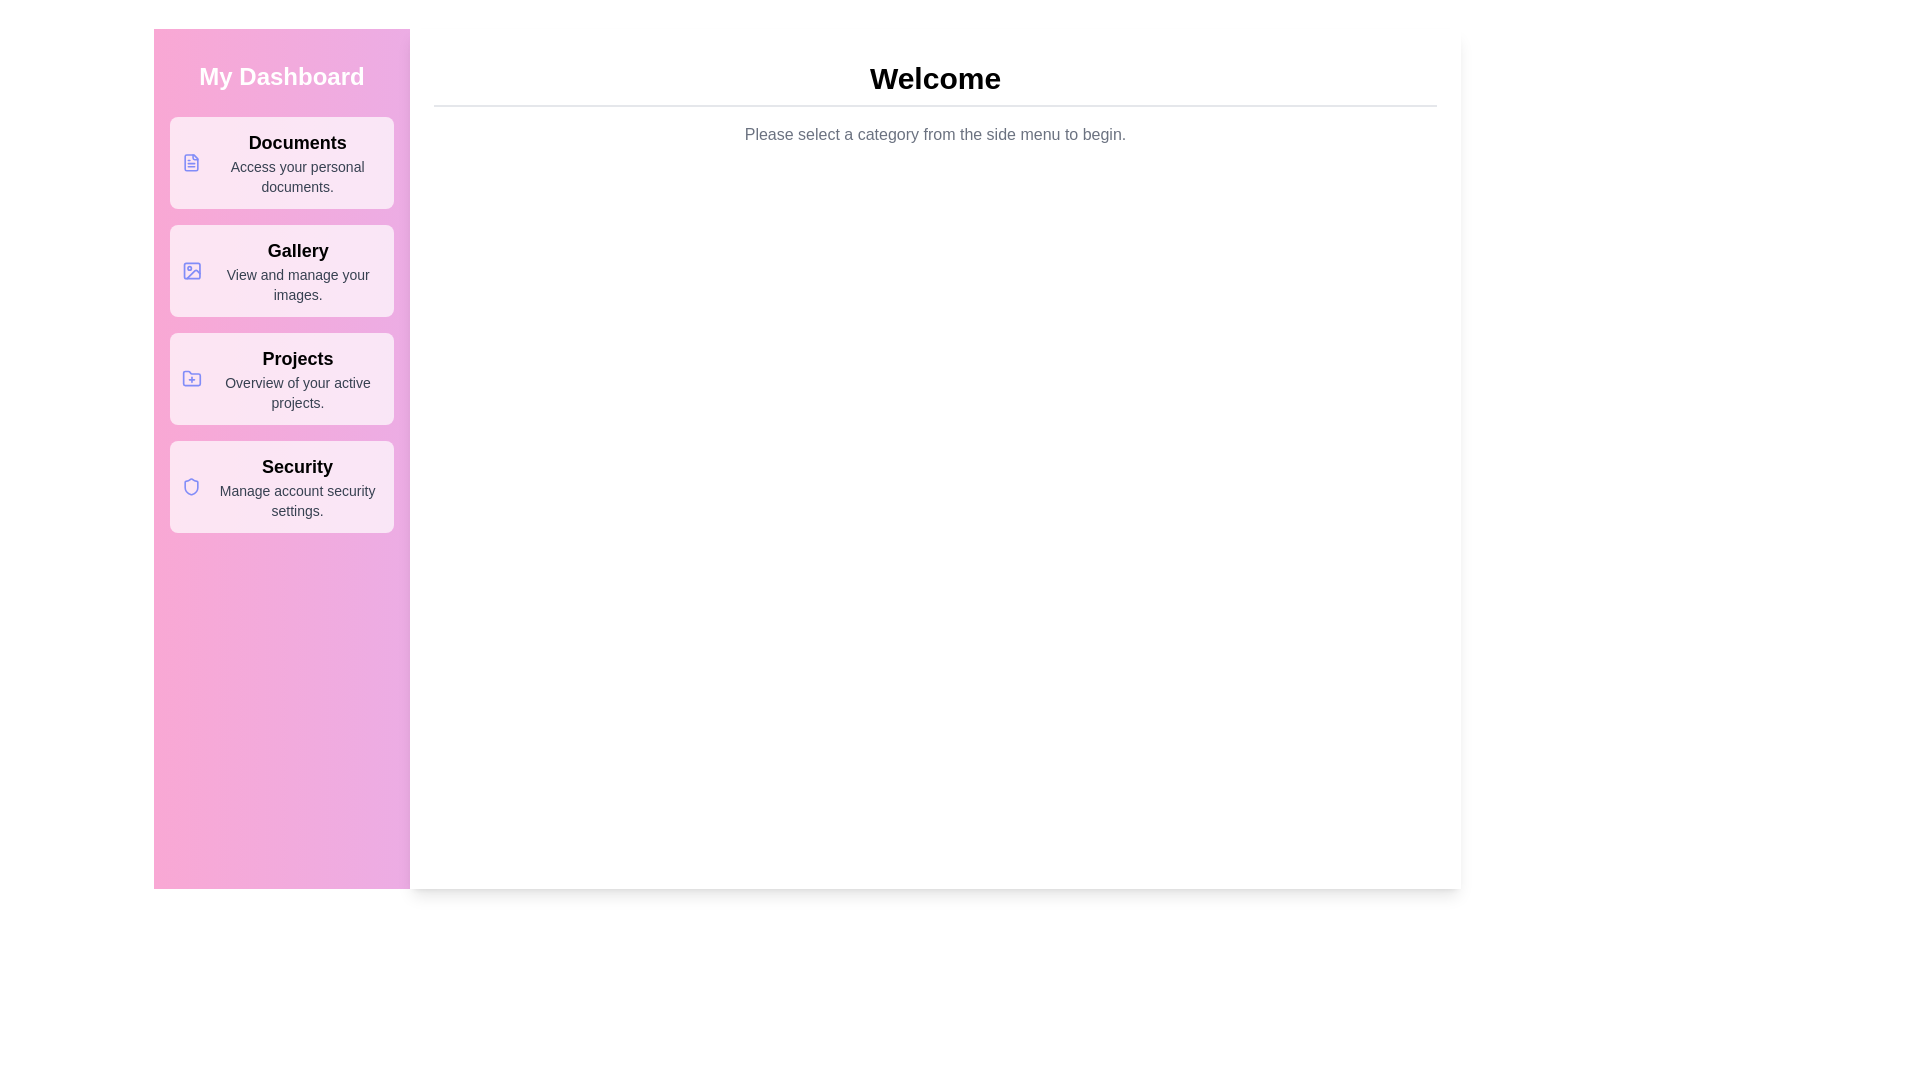 The height and width of the screenshot is (1080, 1920). What do you see at coordinates (281, 378) in the screenshot?
I see `the menu option Projects from the available options` at bounding box center [281, 378].